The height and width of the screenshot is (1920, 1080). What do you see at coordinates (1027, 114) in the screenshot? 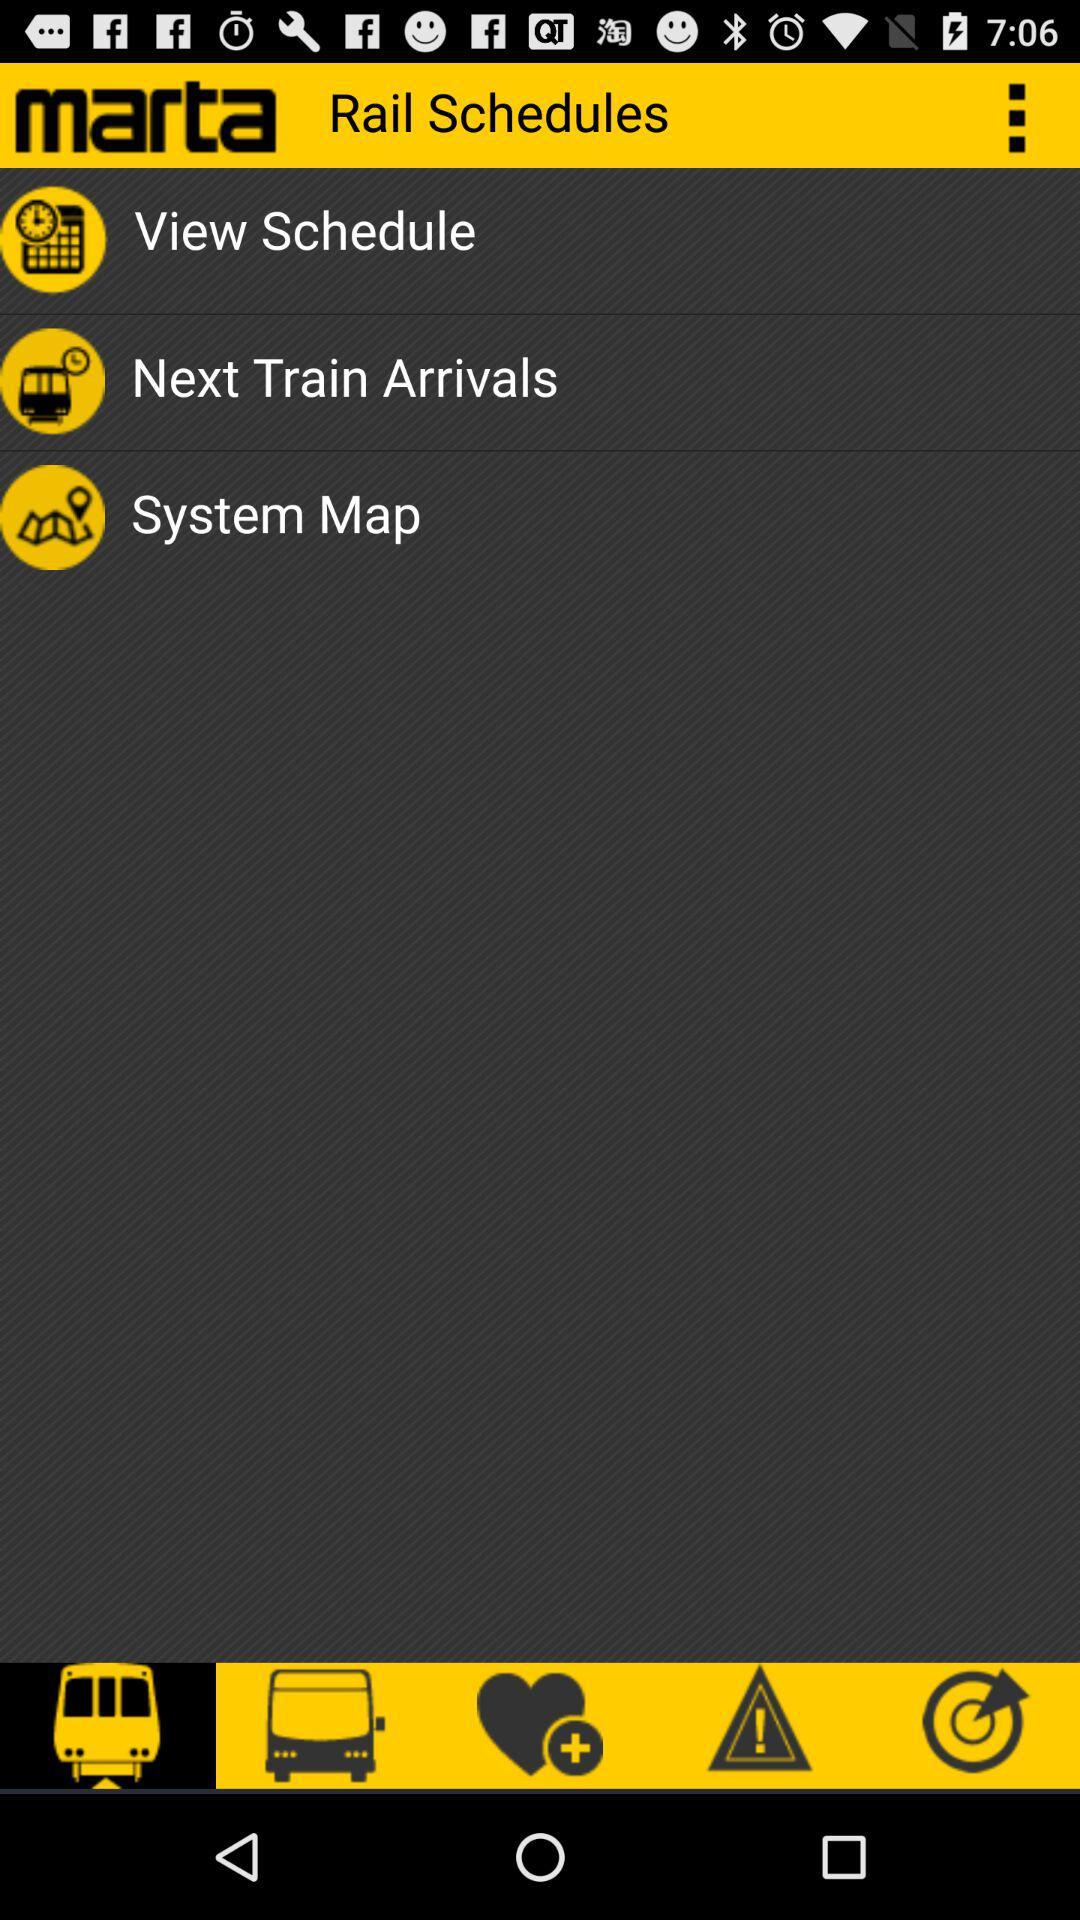
I see `item next to view schedule icon` at bounding box center [1027, 114].